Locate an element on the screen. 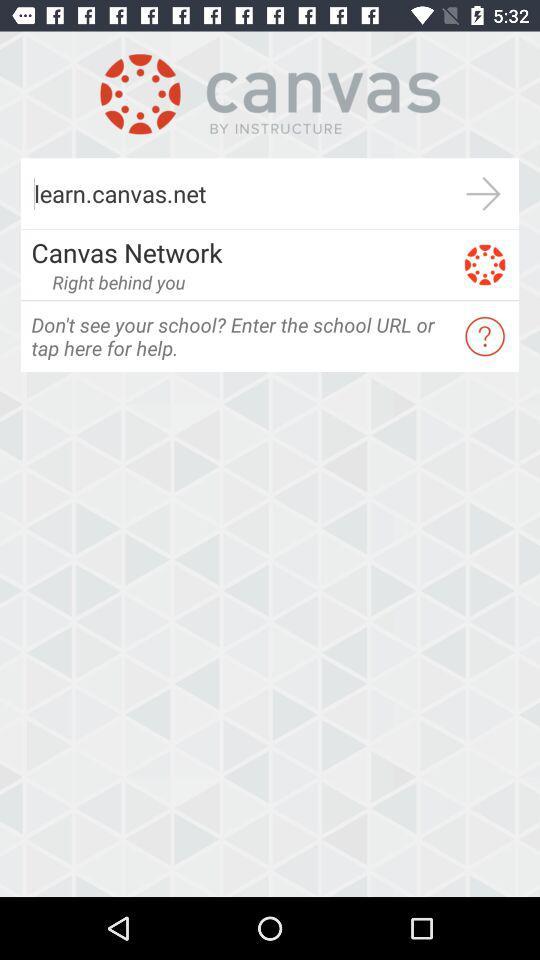 The image size is (540, 960). the icon above don t see icon is located at coordinates (118, 281).